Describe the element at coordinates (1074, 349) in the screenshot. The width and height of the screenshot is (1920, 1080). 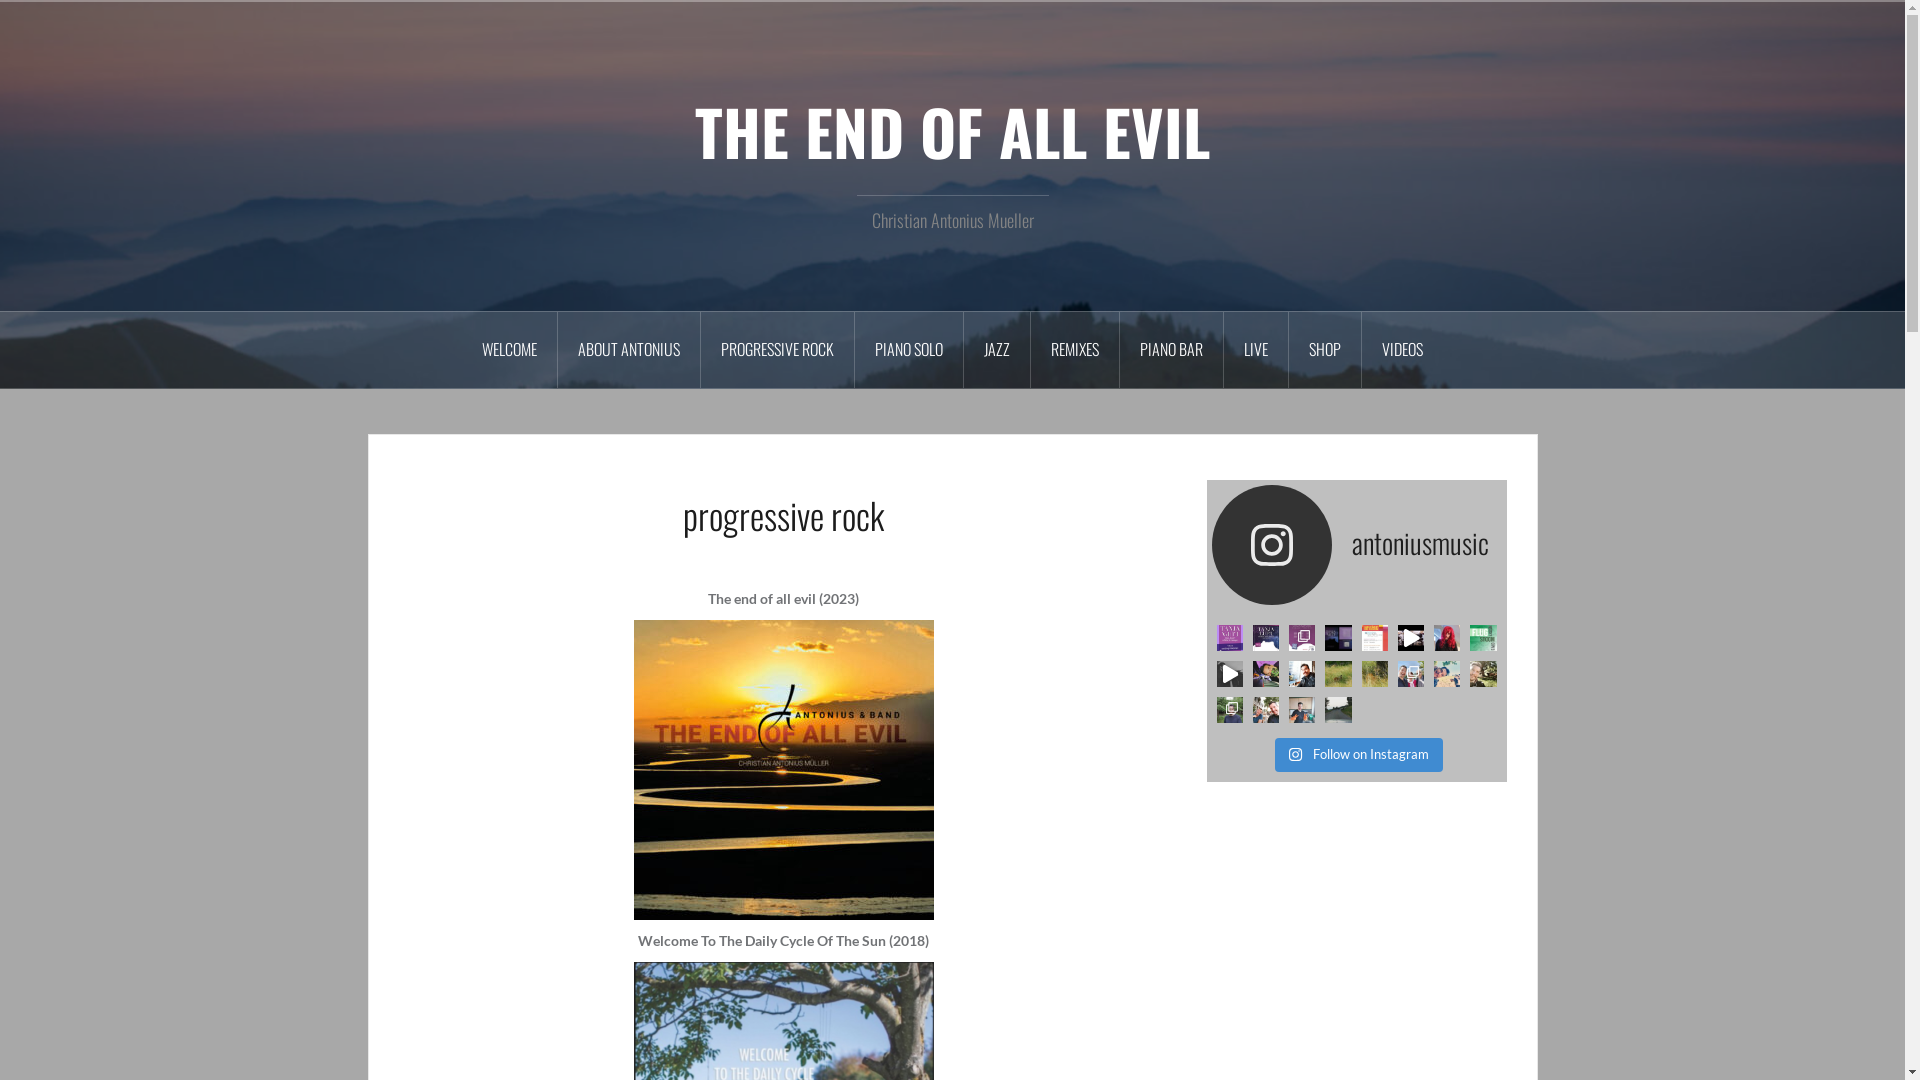
I see `'REMIXES'` at that location.